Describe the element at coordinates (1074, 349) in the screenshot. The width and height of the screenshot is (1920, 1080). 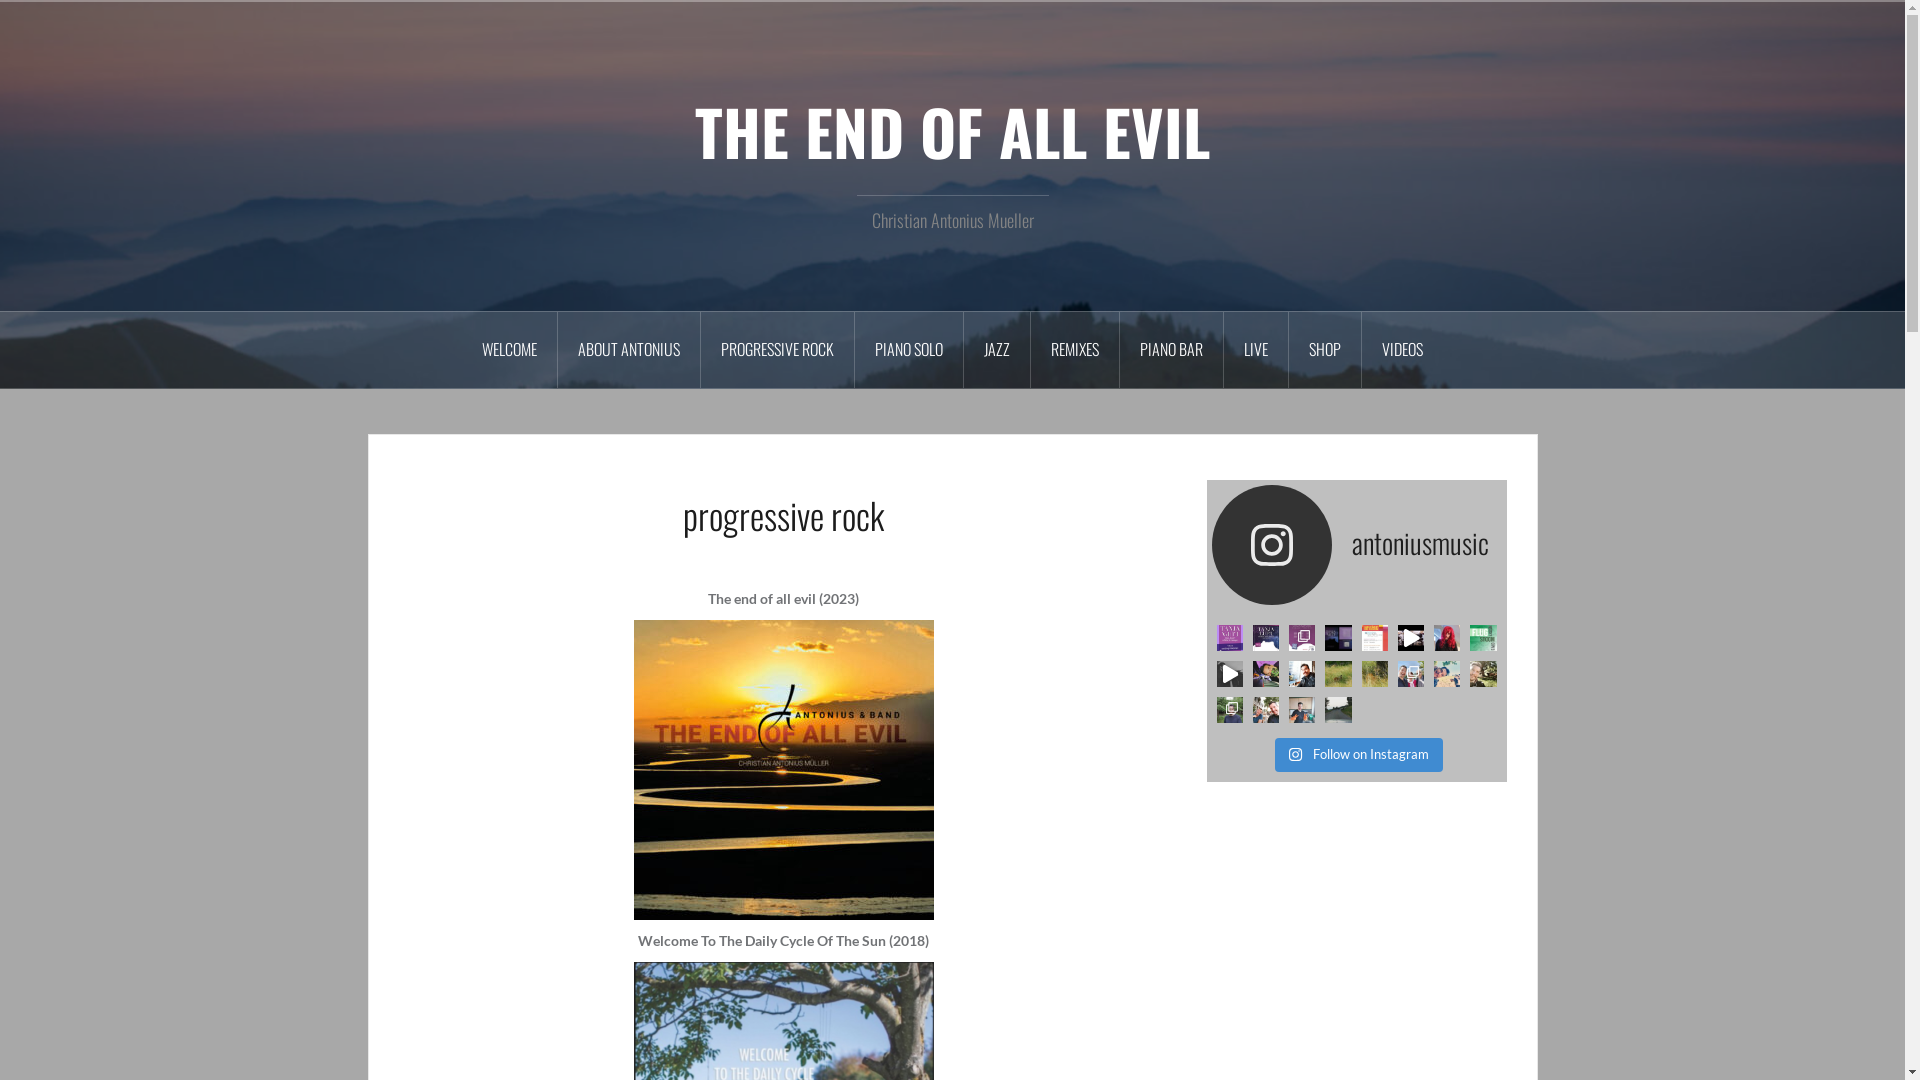
I see `'REMIXES'` at that location.